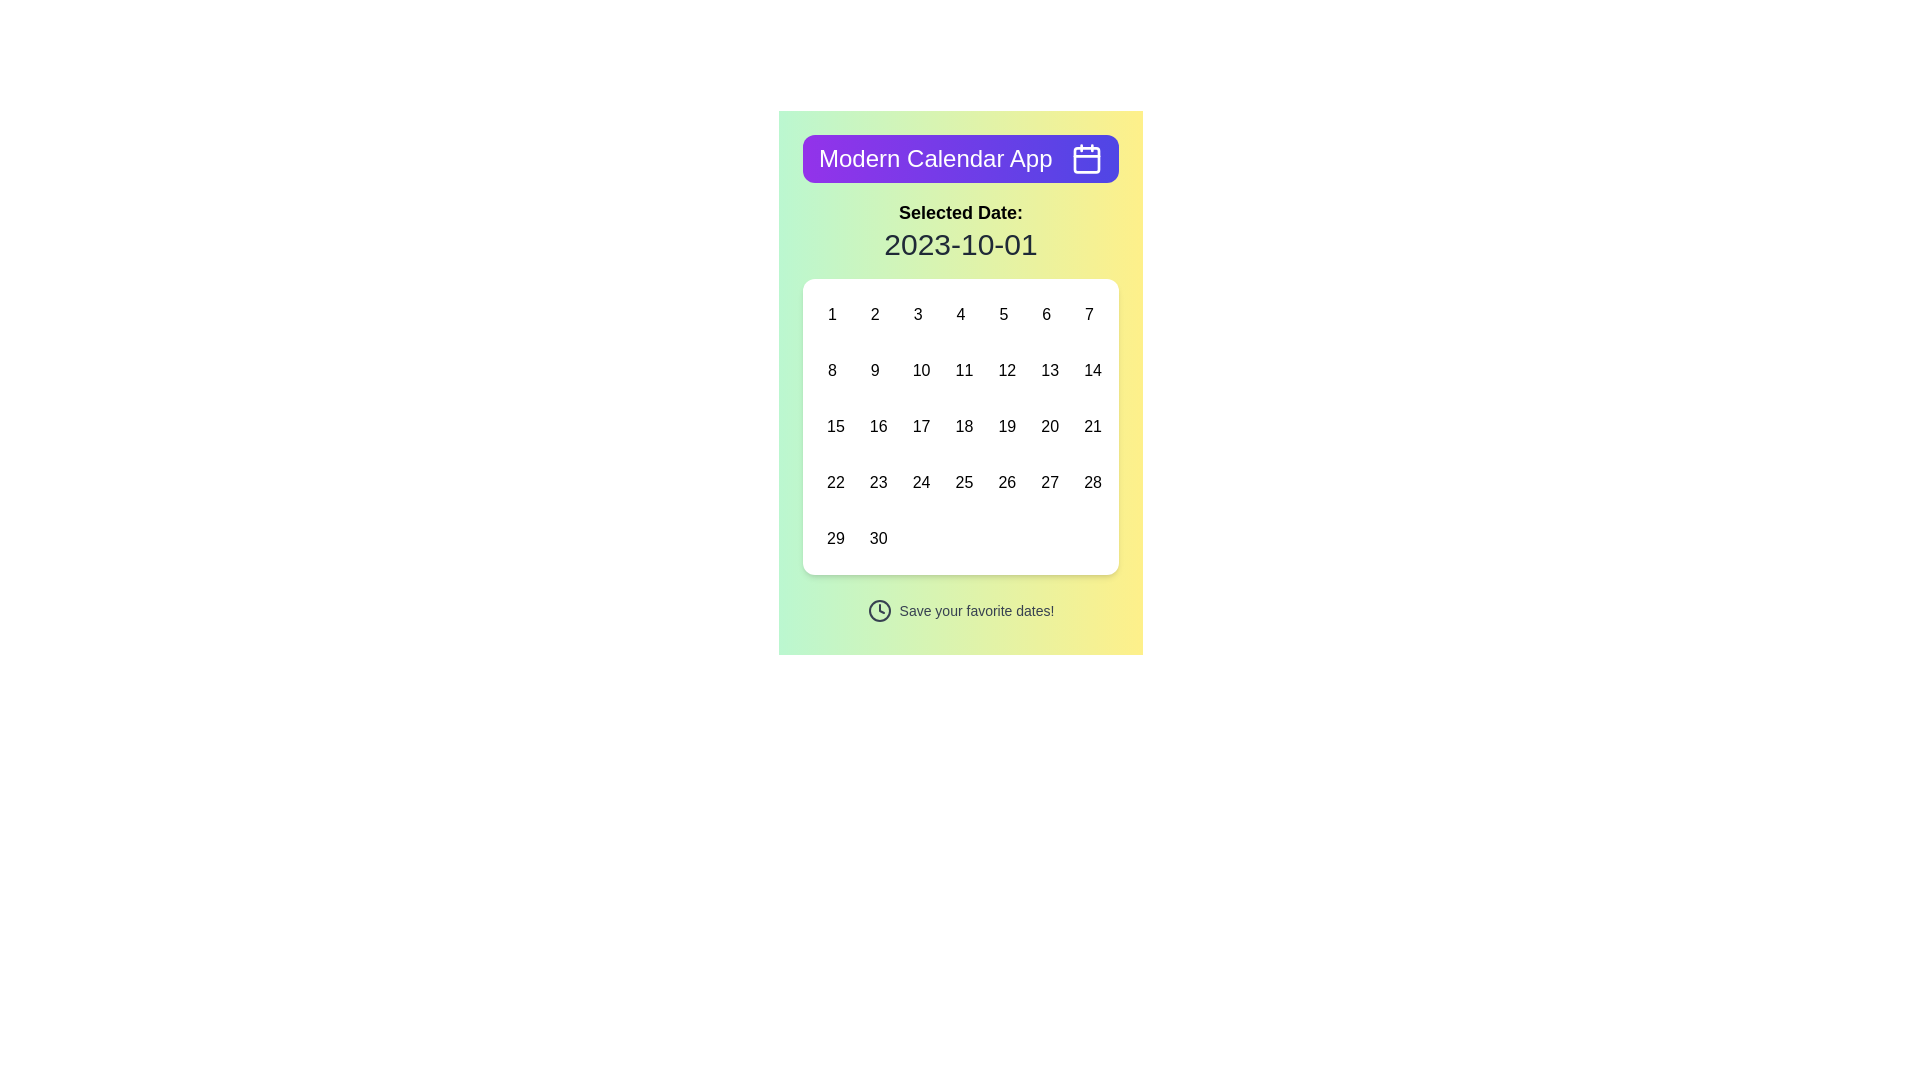  Describe the element at coordinates (875, 370) in the screenshot. I see `the rounded rectangular button labeled '9' in the calendar grid layout` at that location.